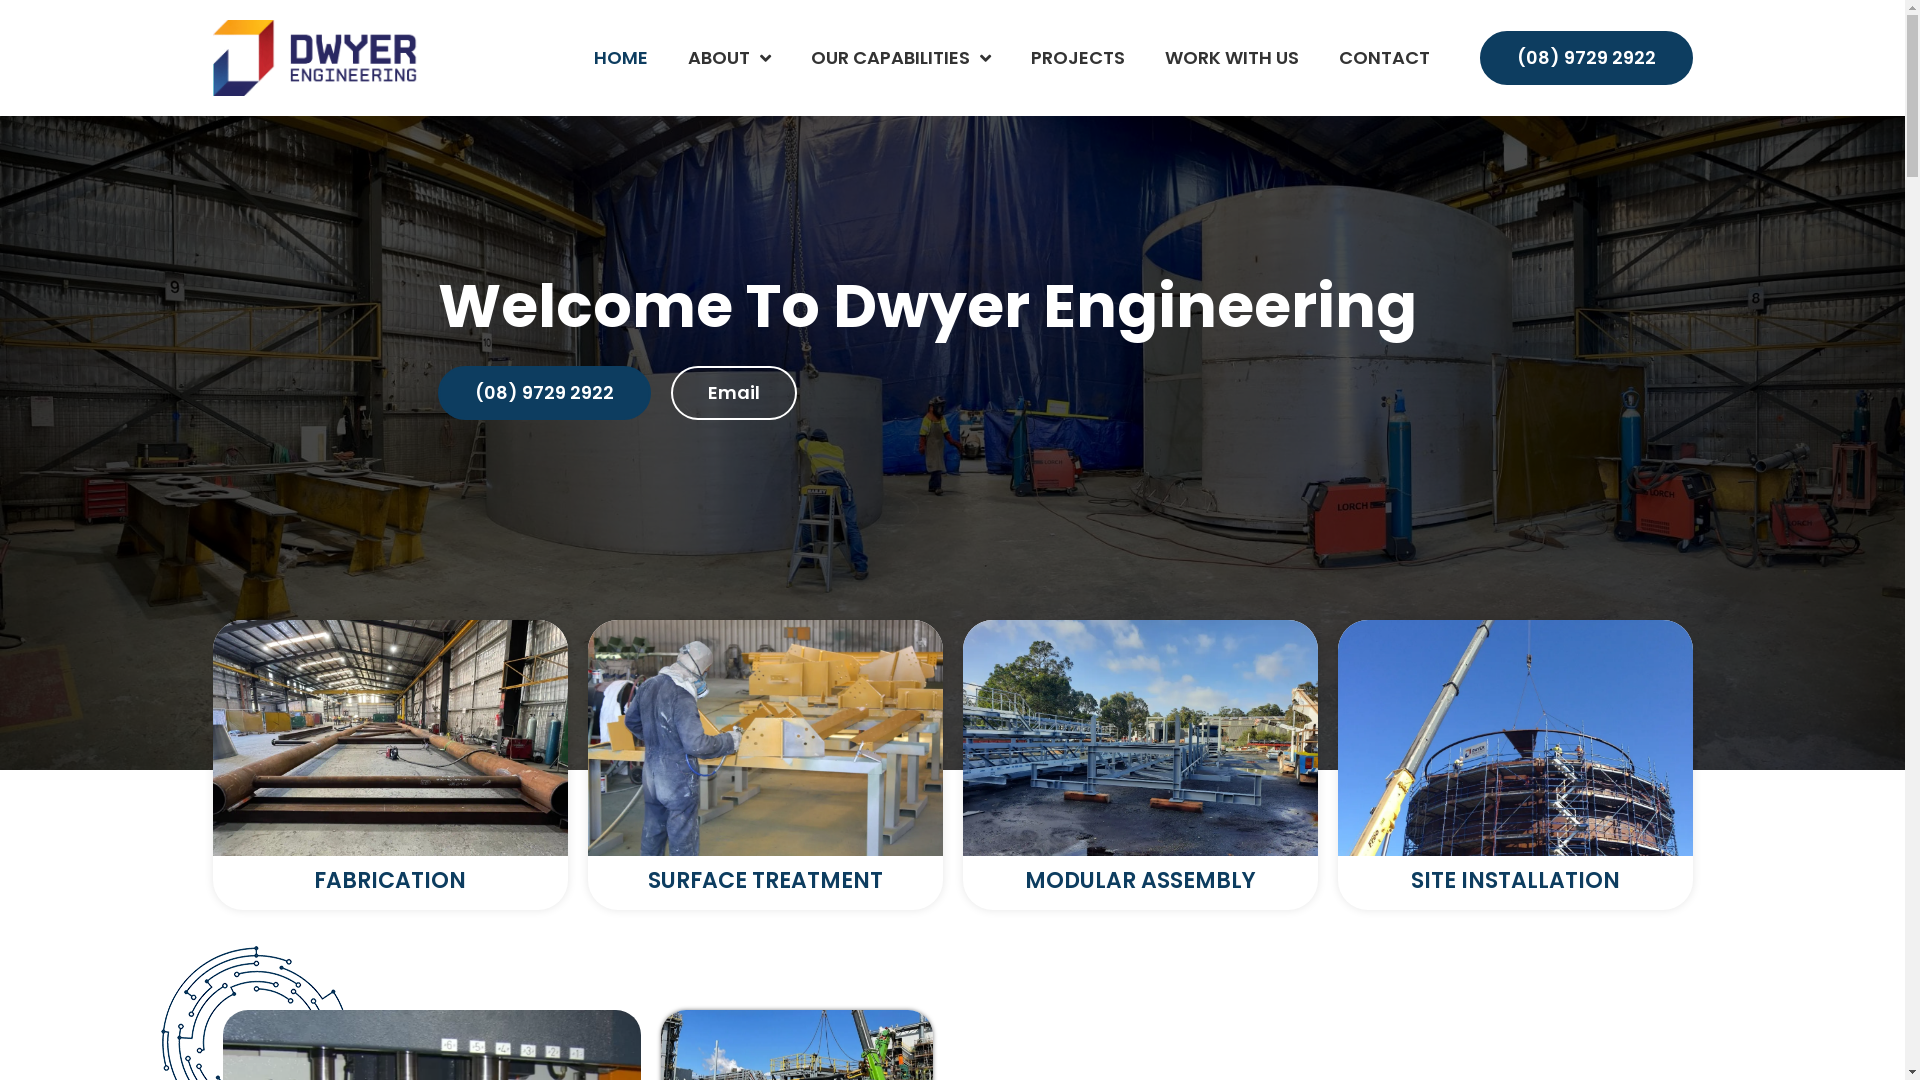 This screenshot has width=1920, height=1080. Describe the element at coordinates (1382, 56) in the screenshot. I see `'CONTACT'` at that location.